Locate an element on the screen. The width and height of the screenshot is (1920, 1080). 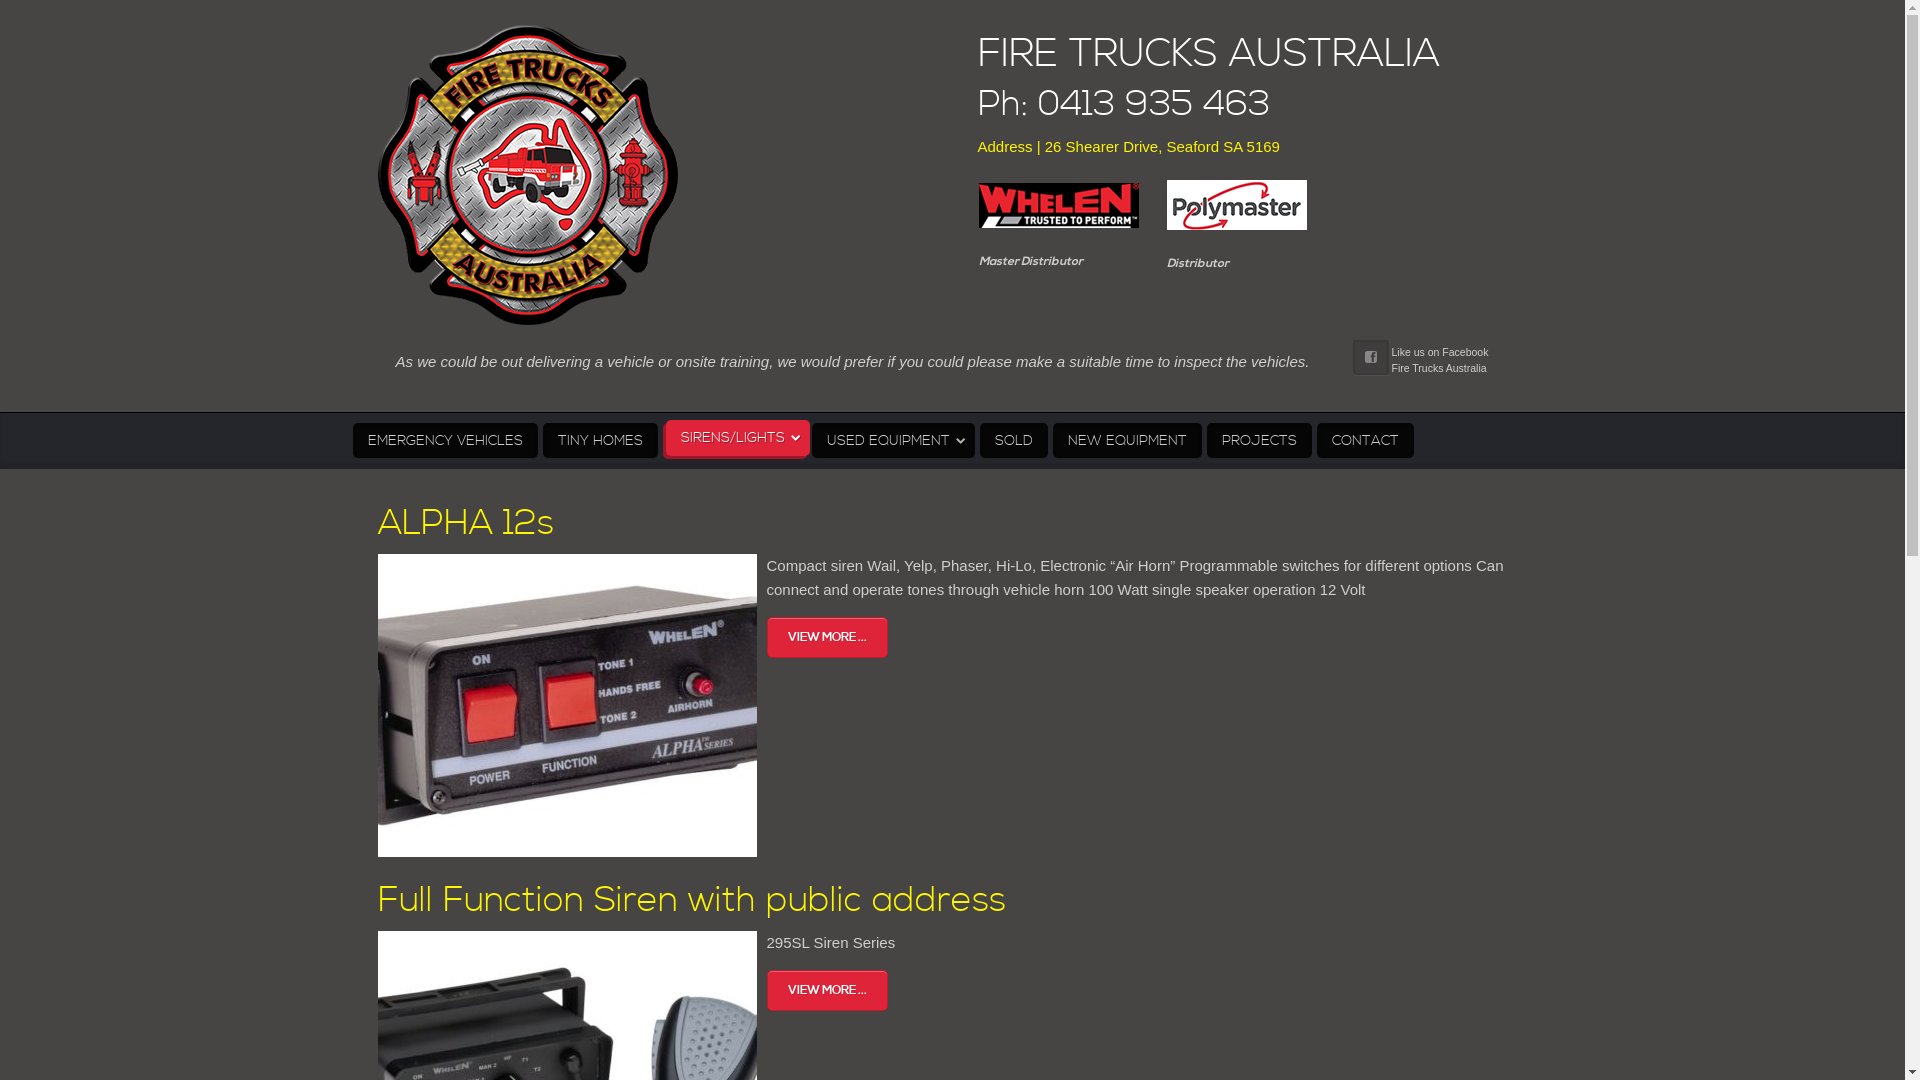
'TINY HOMES' is located at coordinates (598, 438).